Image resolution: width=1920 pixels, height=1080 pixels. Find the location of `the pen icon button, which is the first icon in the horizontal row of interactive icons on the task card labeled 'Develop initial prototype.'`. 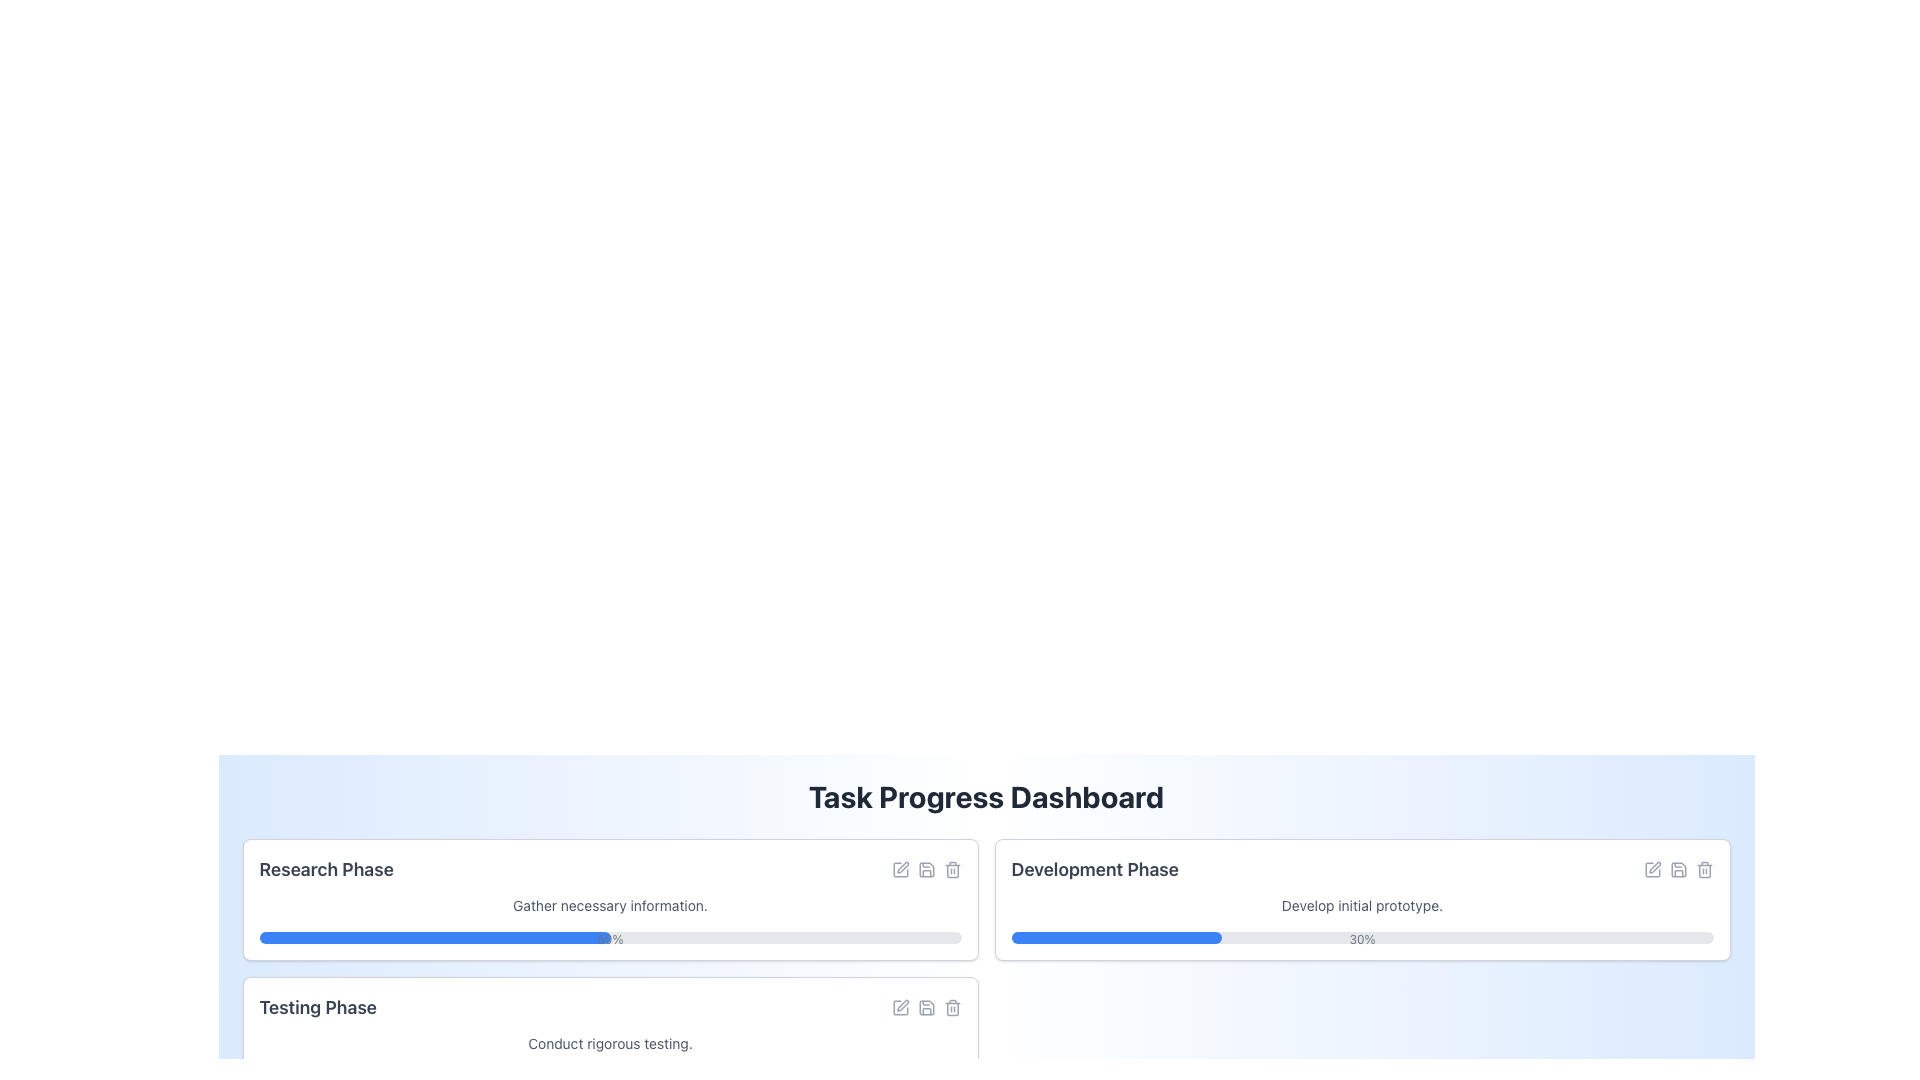

the pen icon button, which is the first icon in the horizontal row of interactive icons on the task card labeled 'Develop initial prototype.' is located at coordinates (1652, 869).